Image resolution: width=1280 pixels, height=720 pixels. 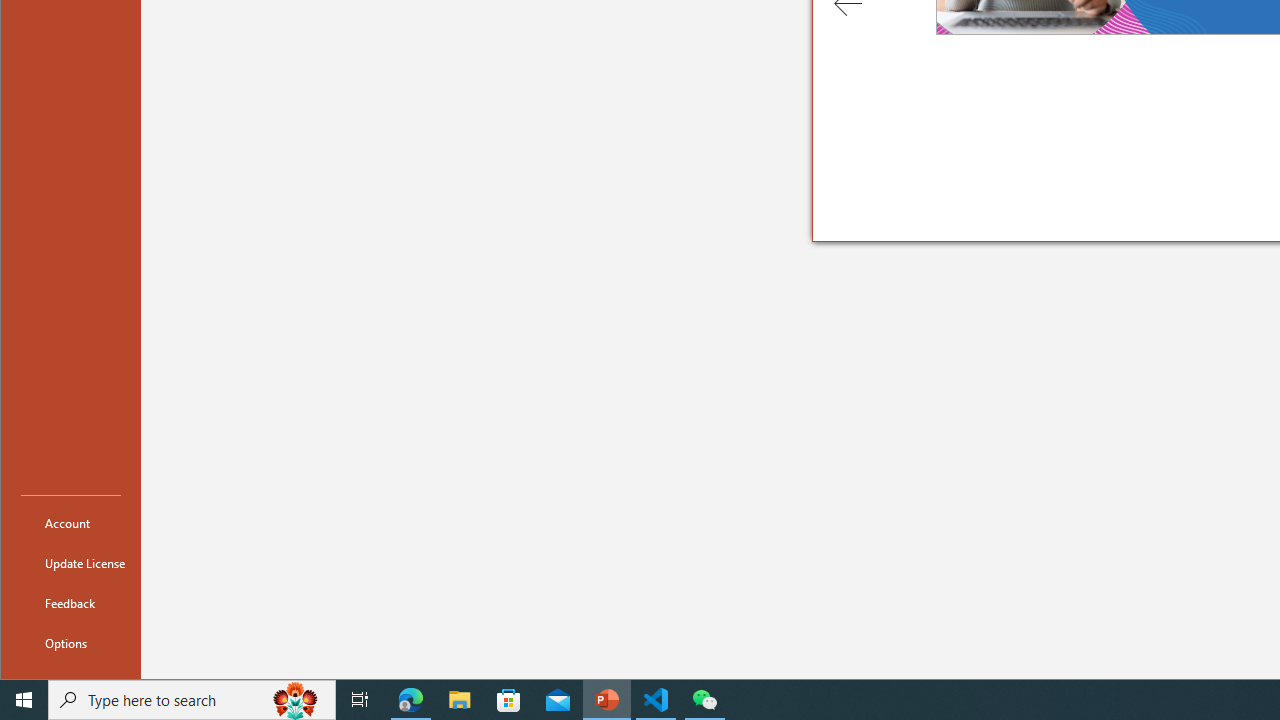 What do you see at coordinates (705, 698) in the screenshot?
I see `'WeChat - 1 running window'` at bounding box center [705, 698].